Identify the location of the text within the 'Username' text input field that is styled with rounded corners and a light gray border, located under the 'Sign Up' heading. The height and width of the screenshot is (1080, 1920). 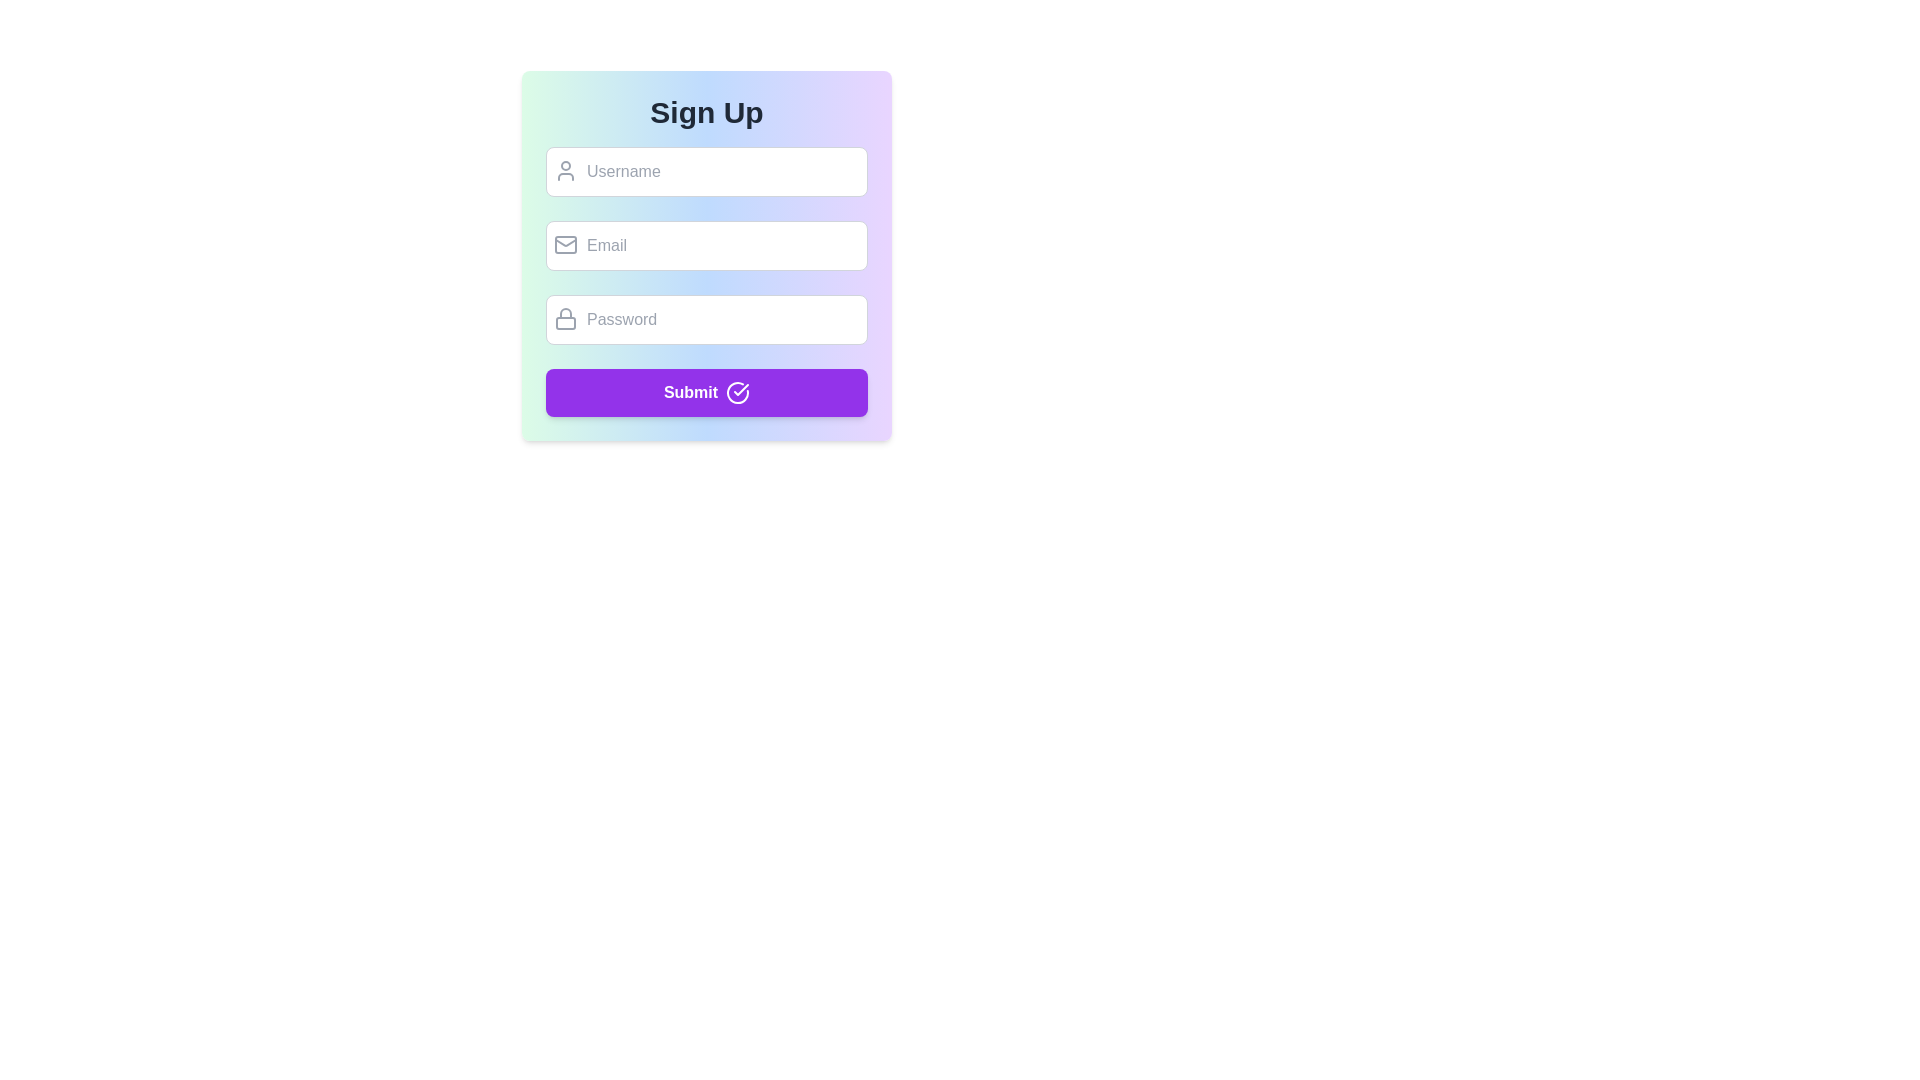
(706, 171).